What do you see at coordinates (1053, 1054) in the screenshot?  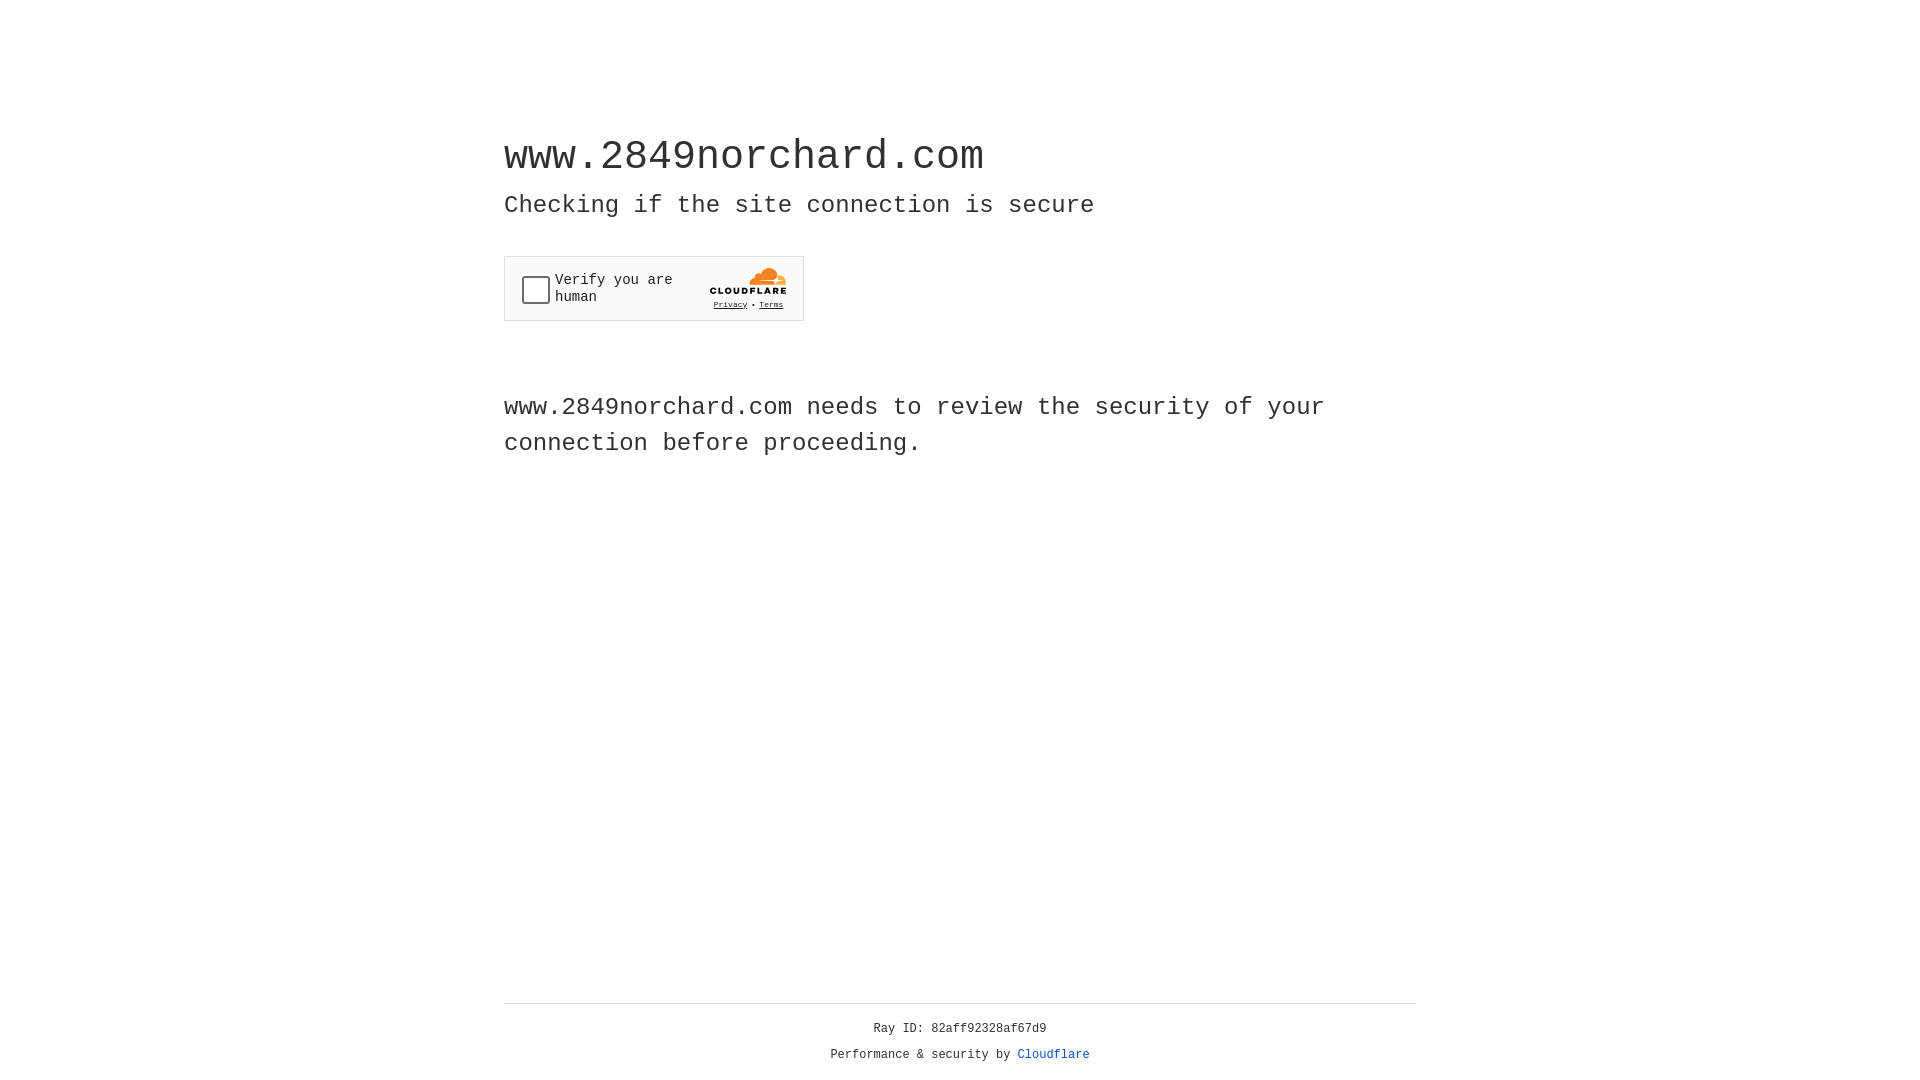 I see `'Cloudflare'` at bounding box center [1053, 1054].